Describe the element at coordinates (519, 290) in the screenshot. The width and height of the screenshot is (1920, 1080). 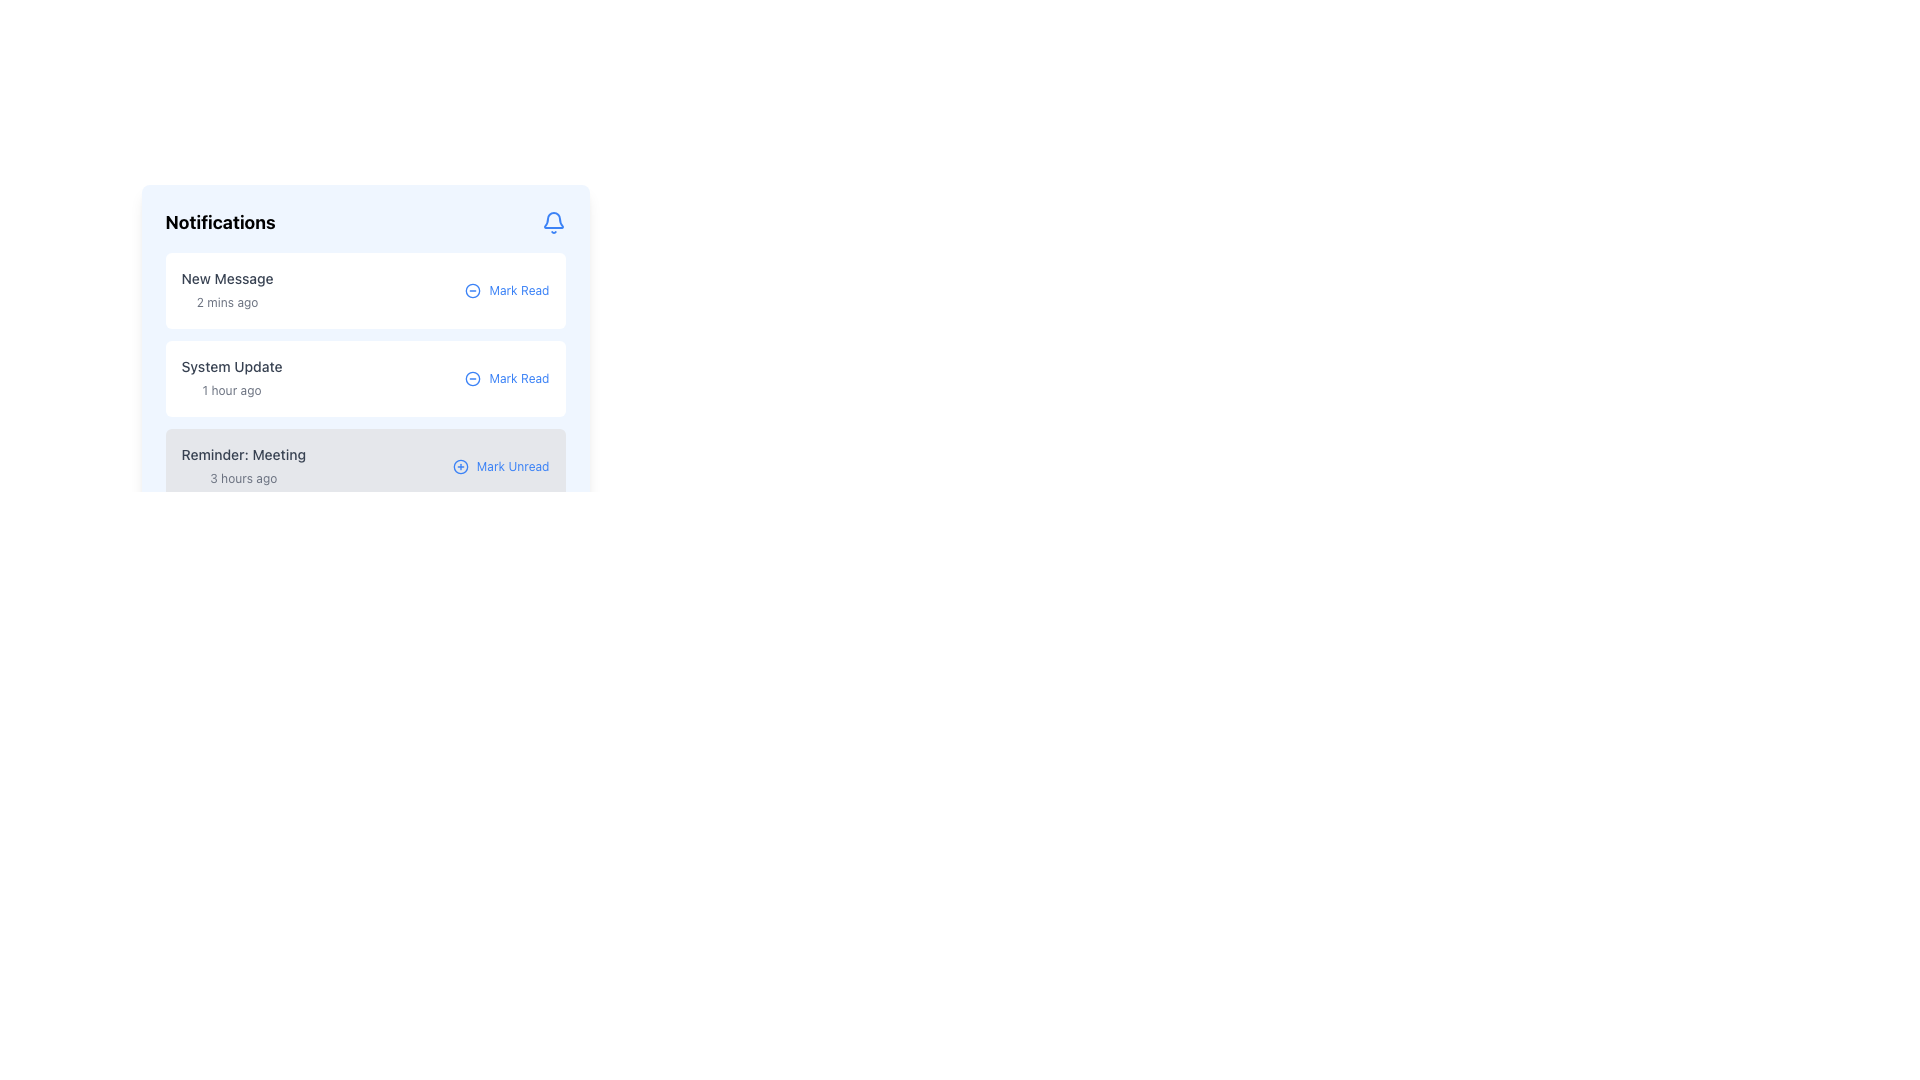
I see `the 'Mark Read' text label, which is prominently displayed in light blue color, located at the rightmost position of the first notification entry titled 'New Message'` at that location.